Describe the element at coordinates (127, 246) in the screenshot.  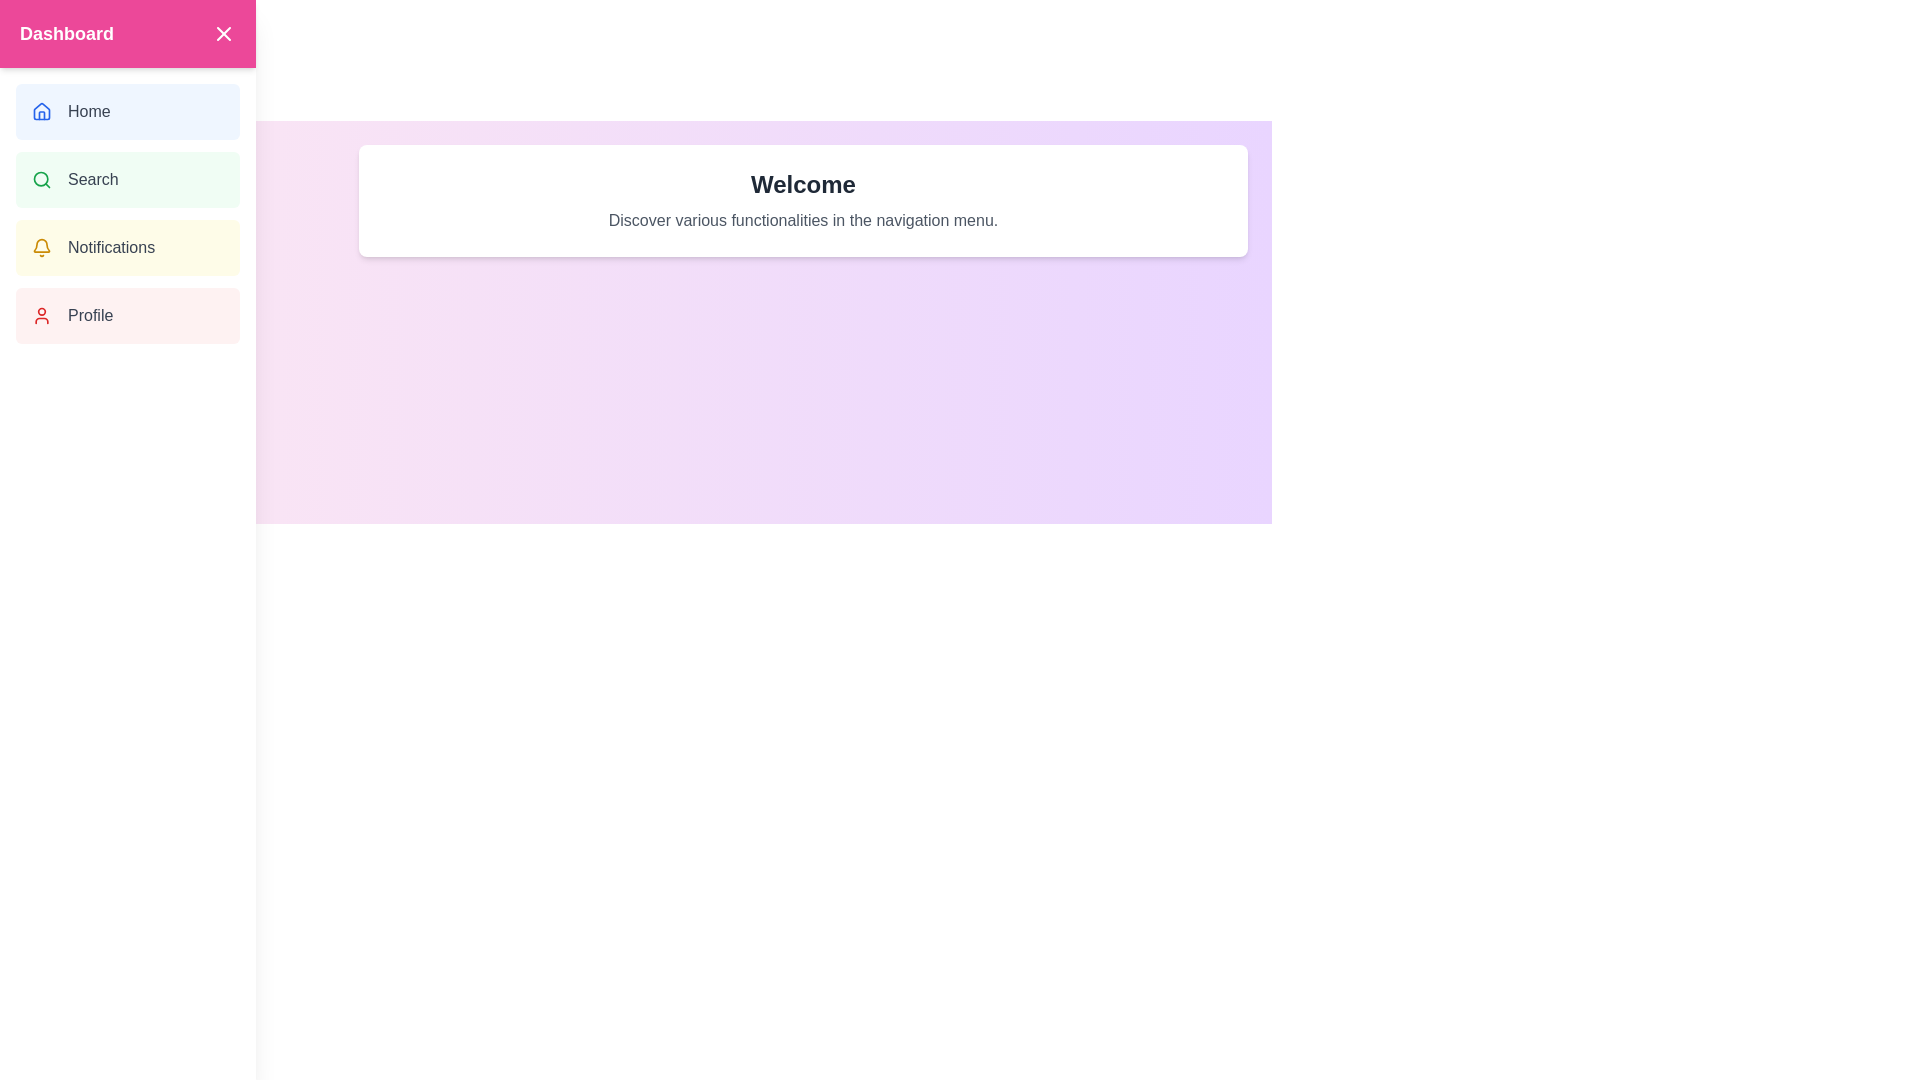
I see `the 'Notifications' button, which is the third item in the vertical navigation menu with a yellow background and a bell icon` at that location.